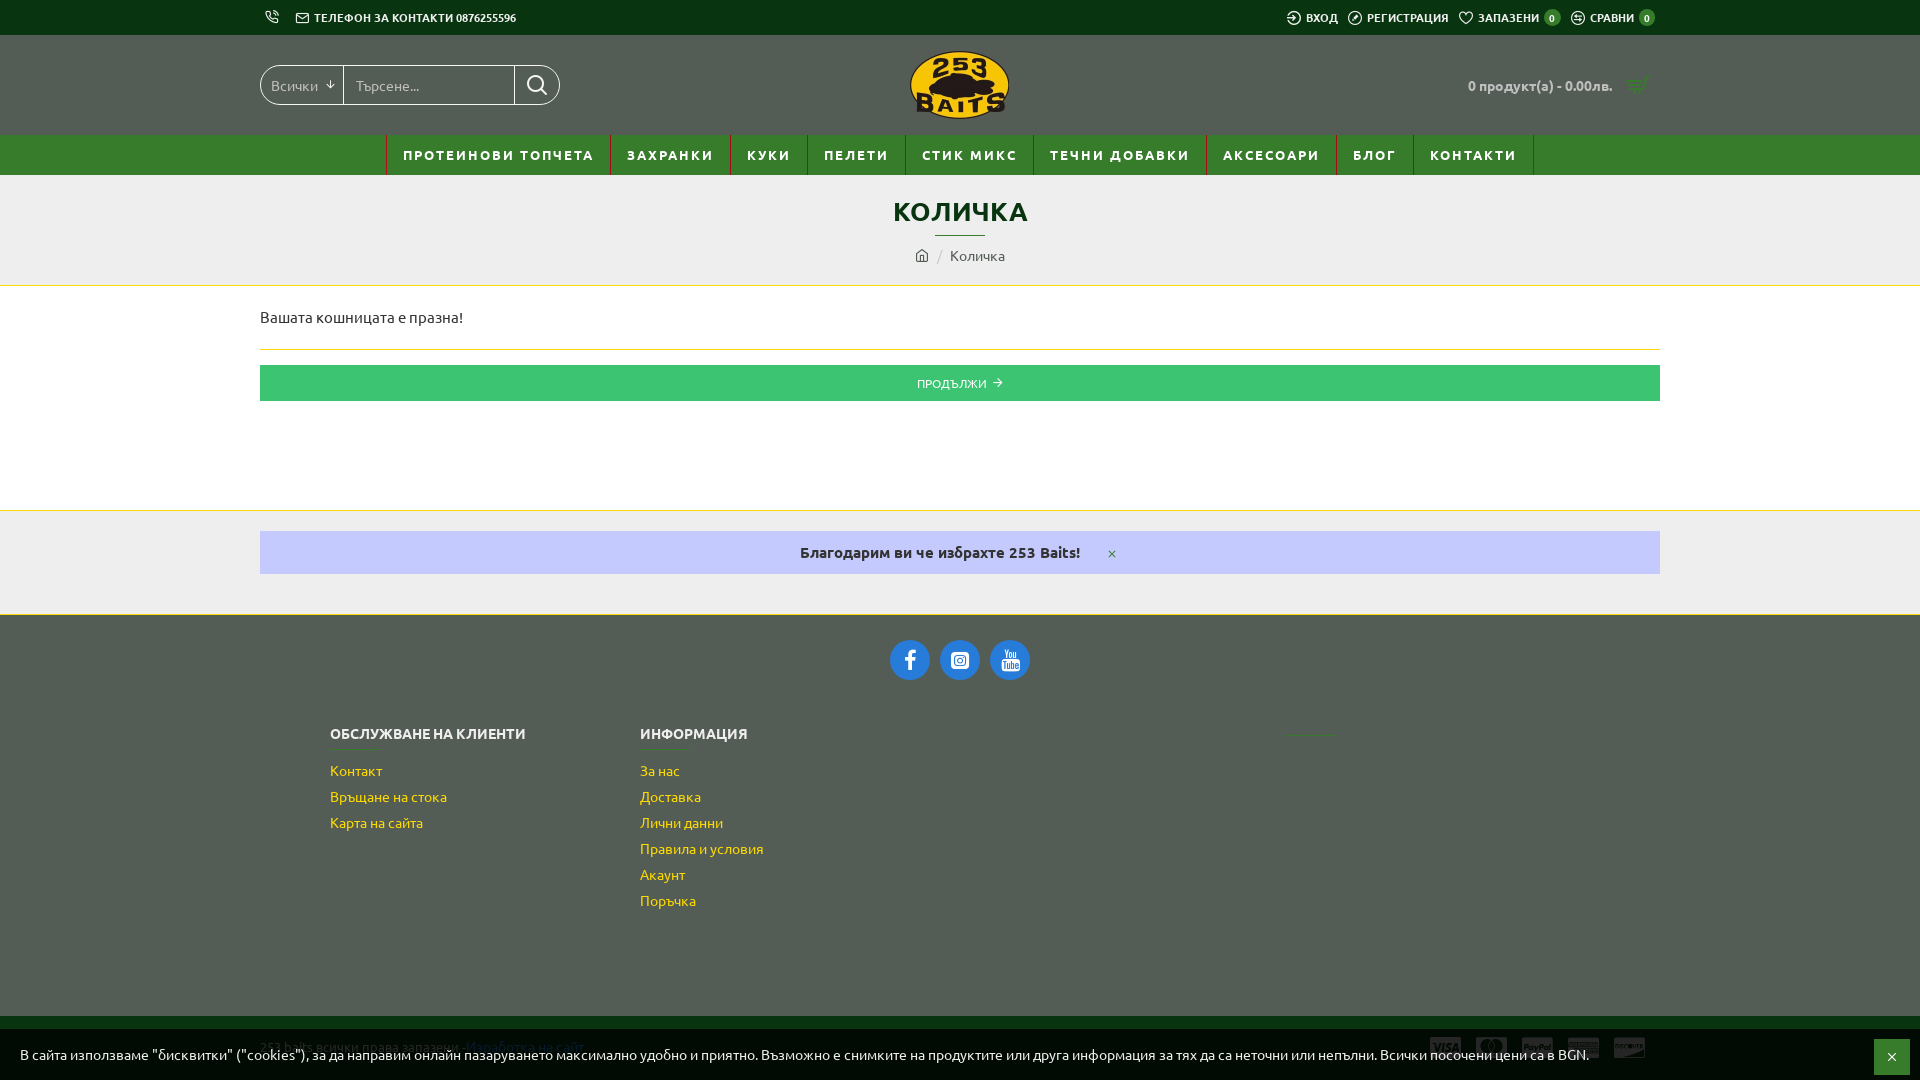  I want to click on '253 Baits', so click(909, 83).